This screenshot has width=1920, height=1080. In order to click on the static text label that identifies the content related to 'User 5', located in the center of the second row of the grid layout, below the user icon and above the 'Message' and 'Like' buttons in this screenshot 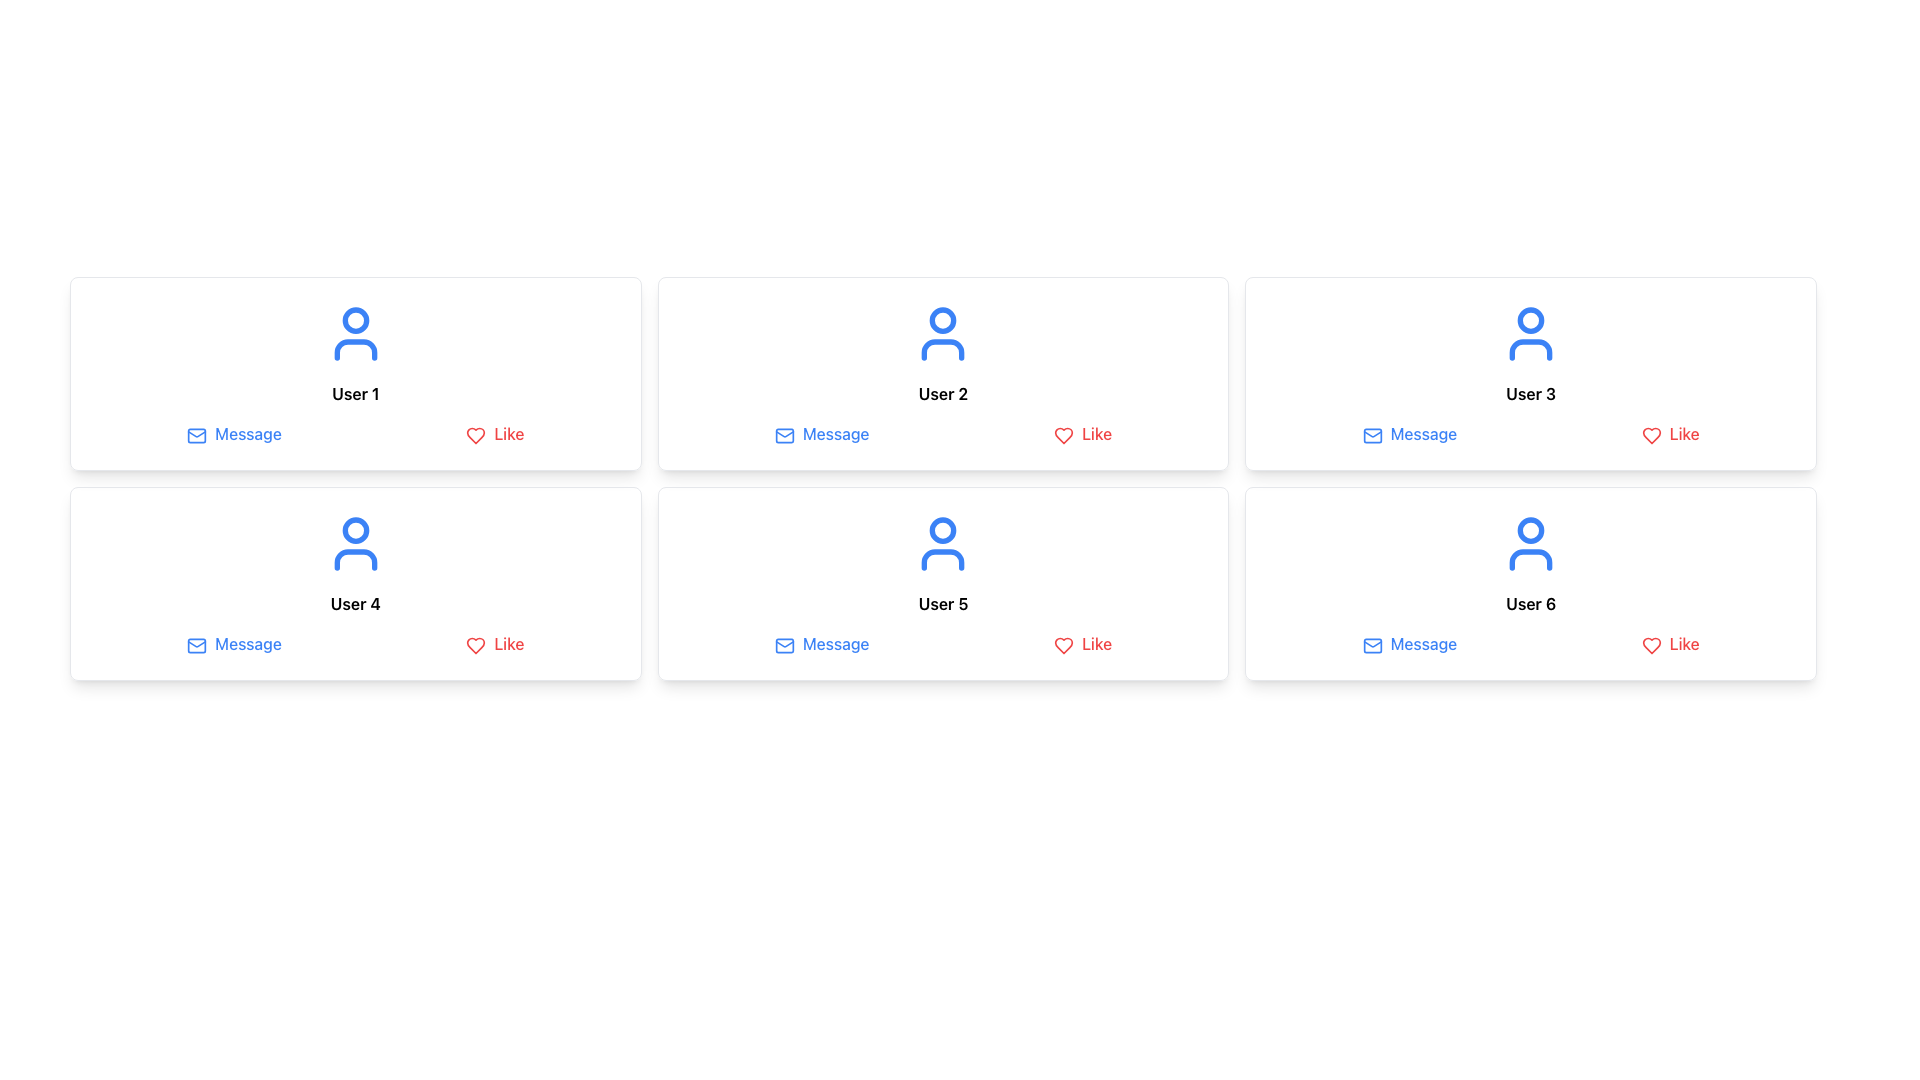, I will do `click(942, 603)`.